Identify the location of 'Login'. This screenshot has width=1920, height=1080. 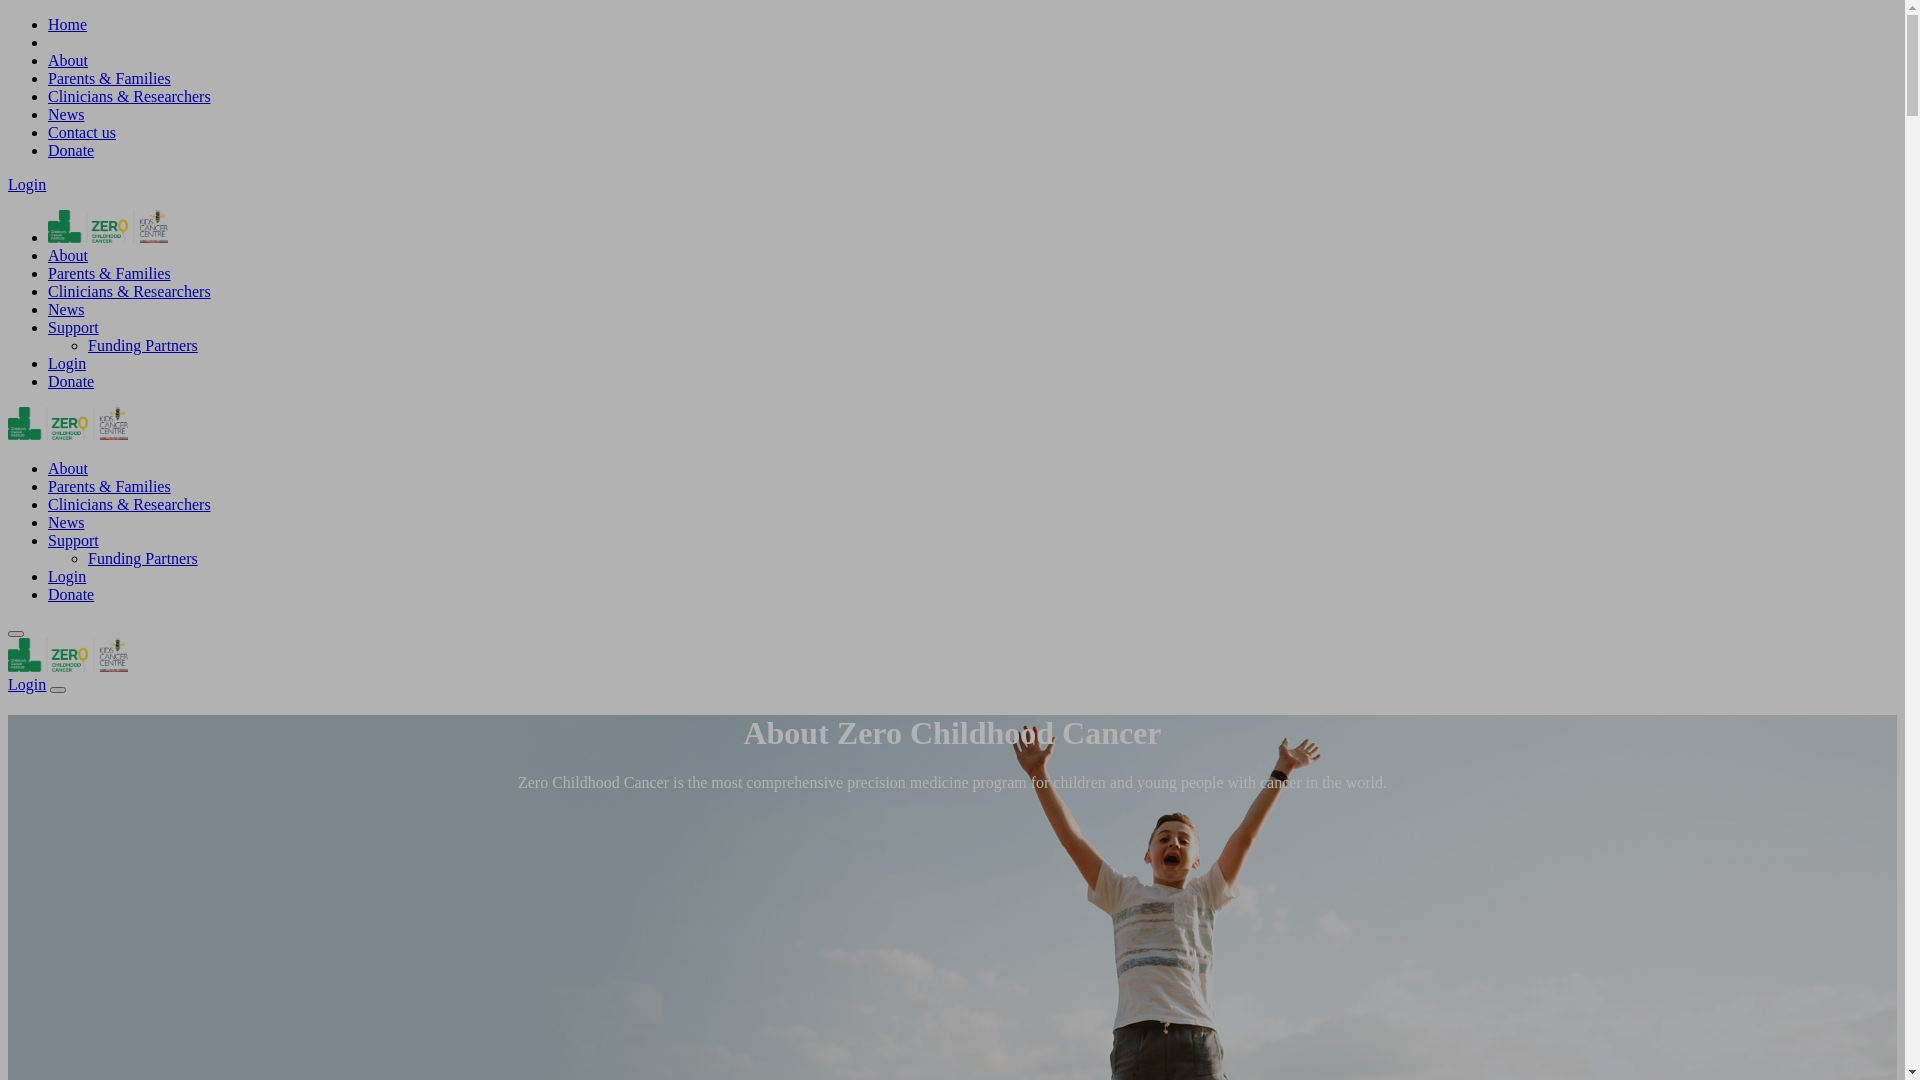
(27, 683).